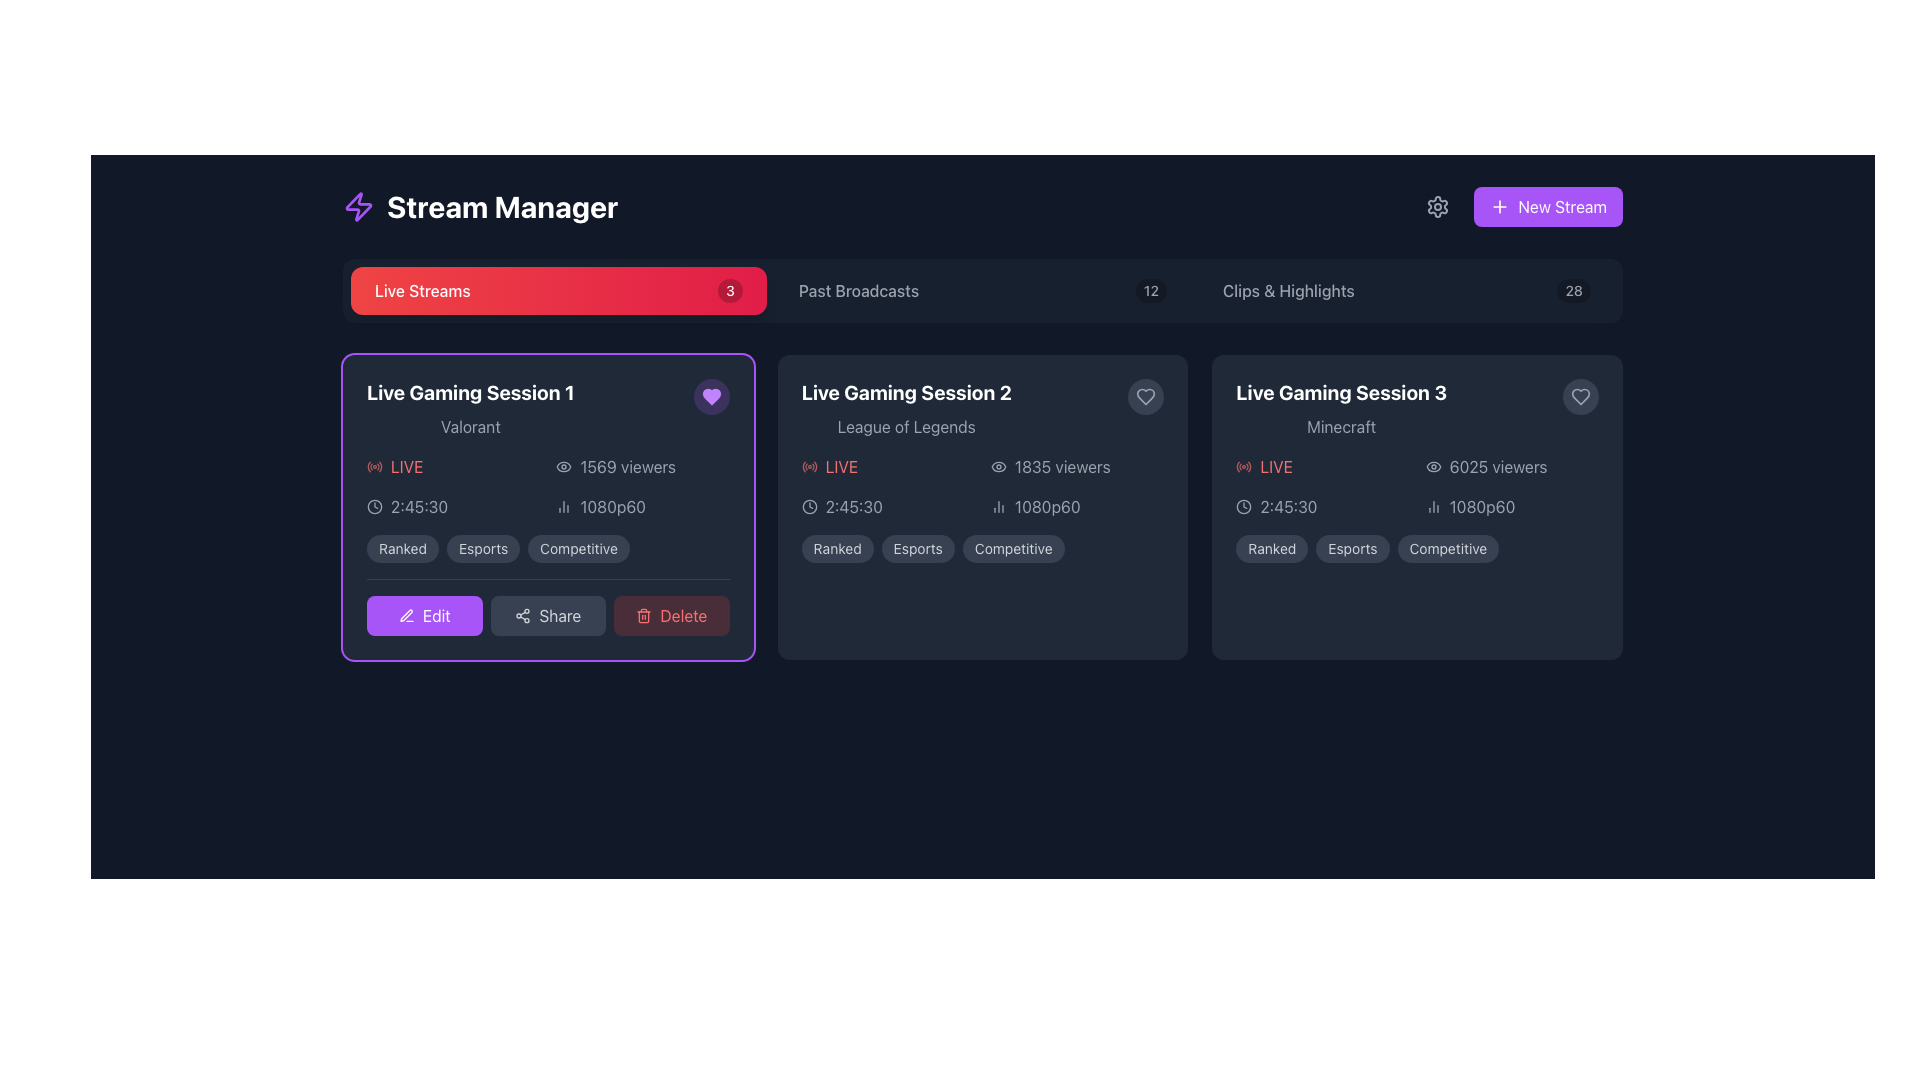 The image size is (1920, 1080). What do you see at coordinates (998, 505) in the screenshot?
I see `the non-interactive SVG icon representing a chart or graph, which is positioned to the left of the '1080p60' text in the 'Live Gaming Session 2' card` at bounding box center [998, 505].